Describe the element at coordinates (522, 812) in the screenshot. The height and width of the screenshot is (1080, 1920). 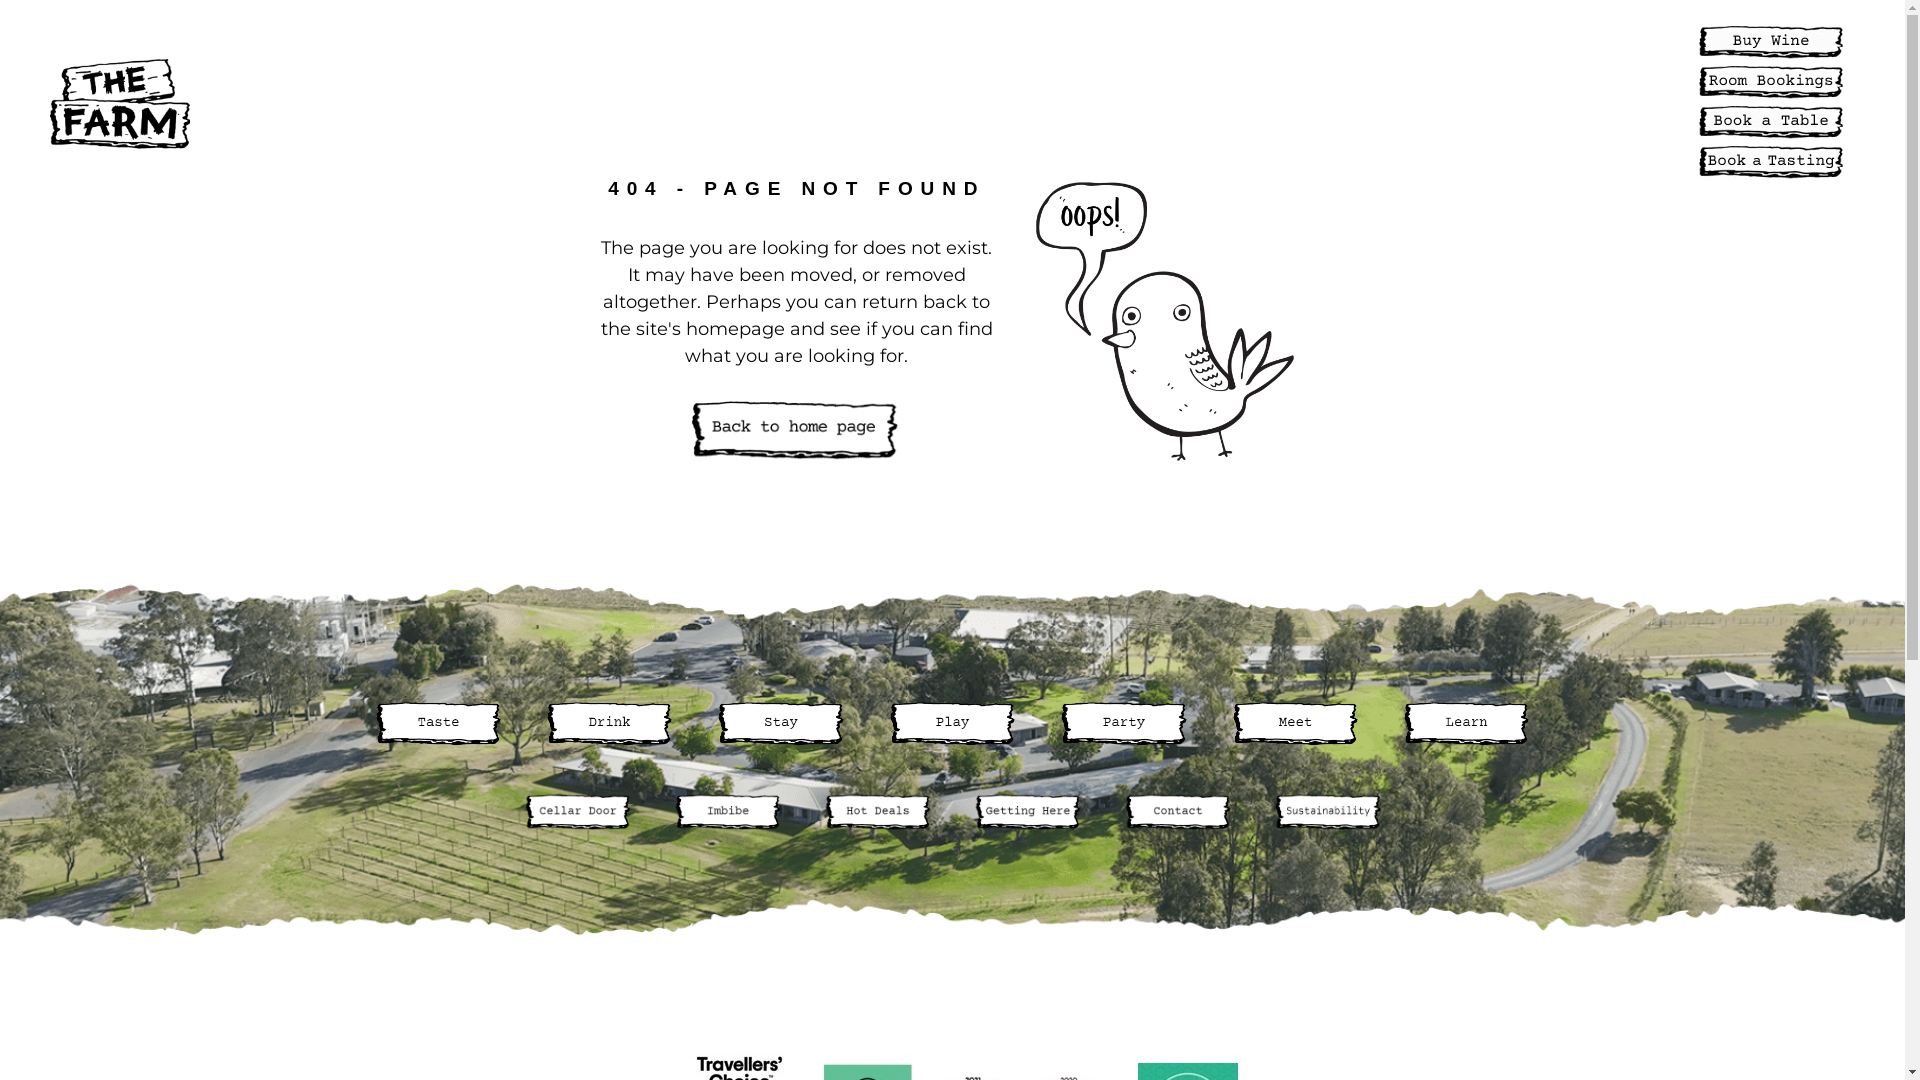
I see `'Cellar Door-11'` at that location.